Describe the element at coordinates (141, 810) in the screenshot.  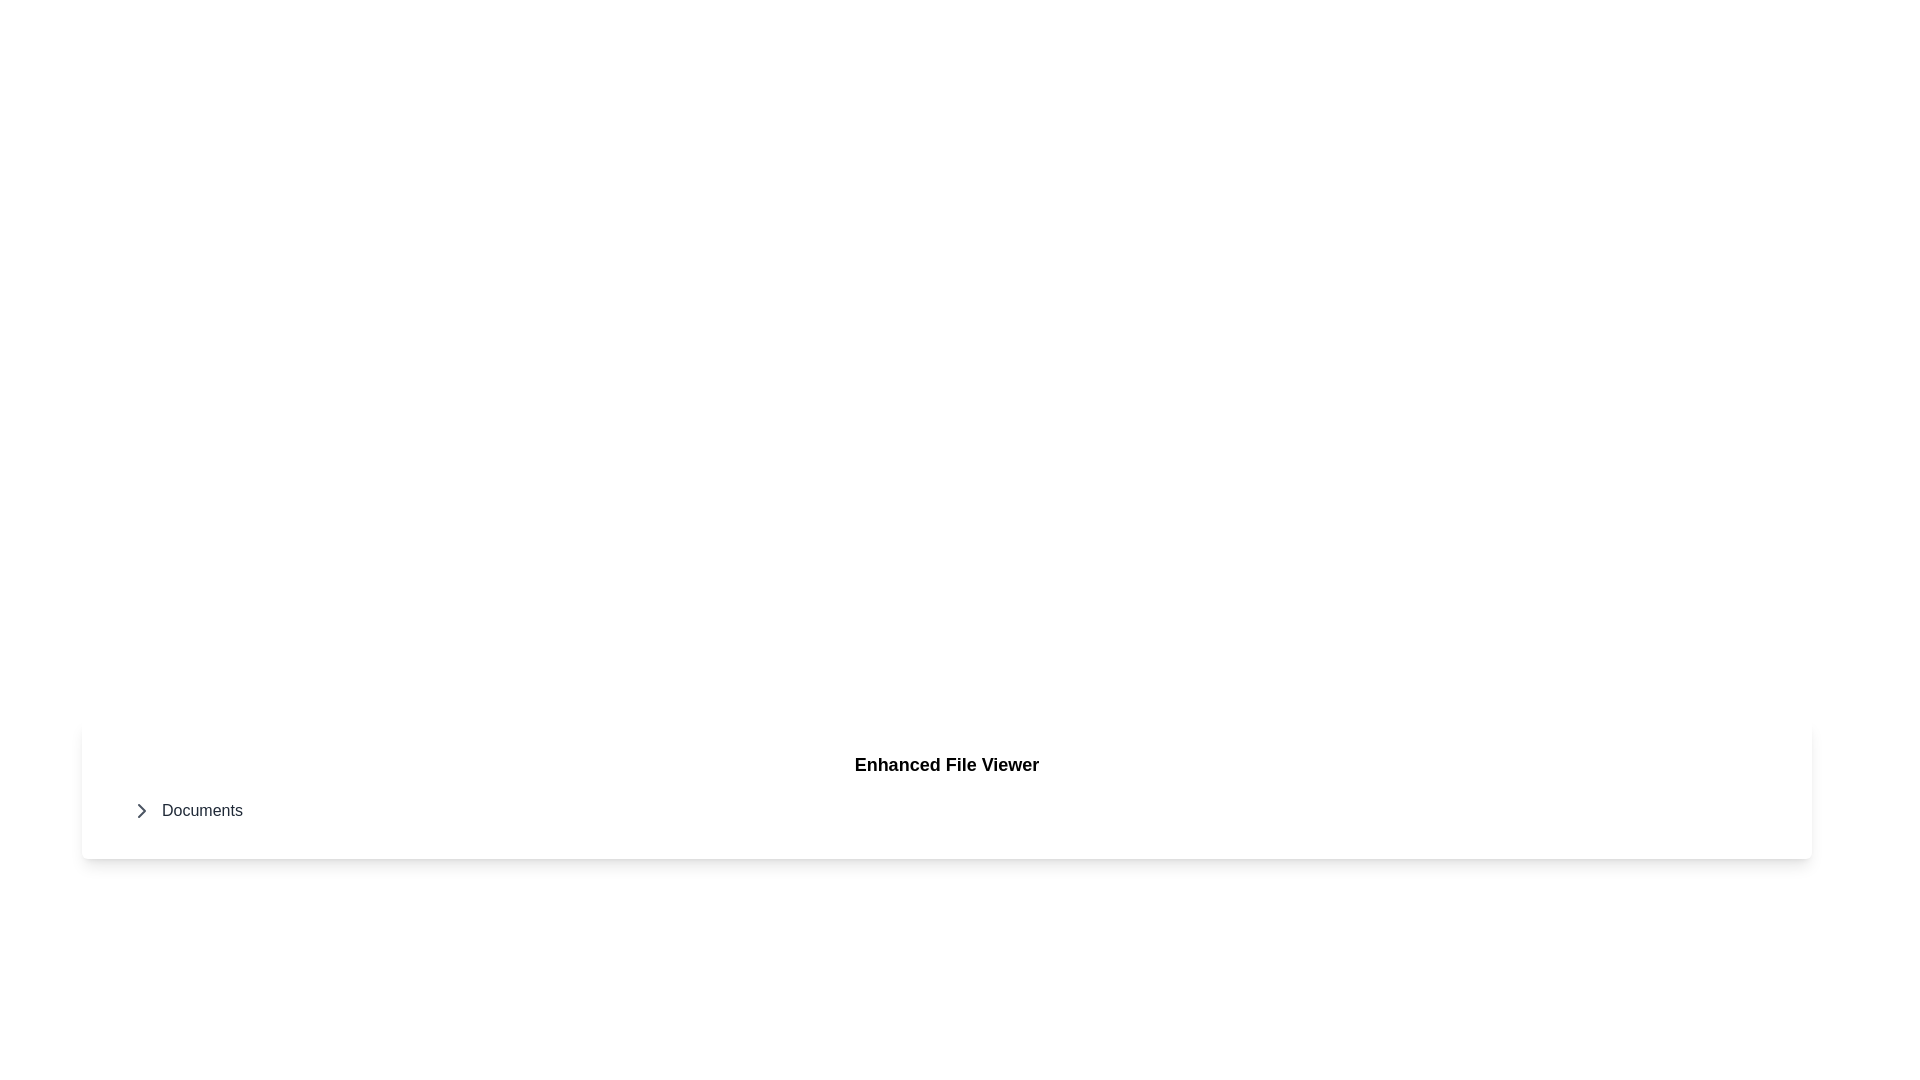
I see `the chevron icon located to the left of the 'Documents' text` at that location.